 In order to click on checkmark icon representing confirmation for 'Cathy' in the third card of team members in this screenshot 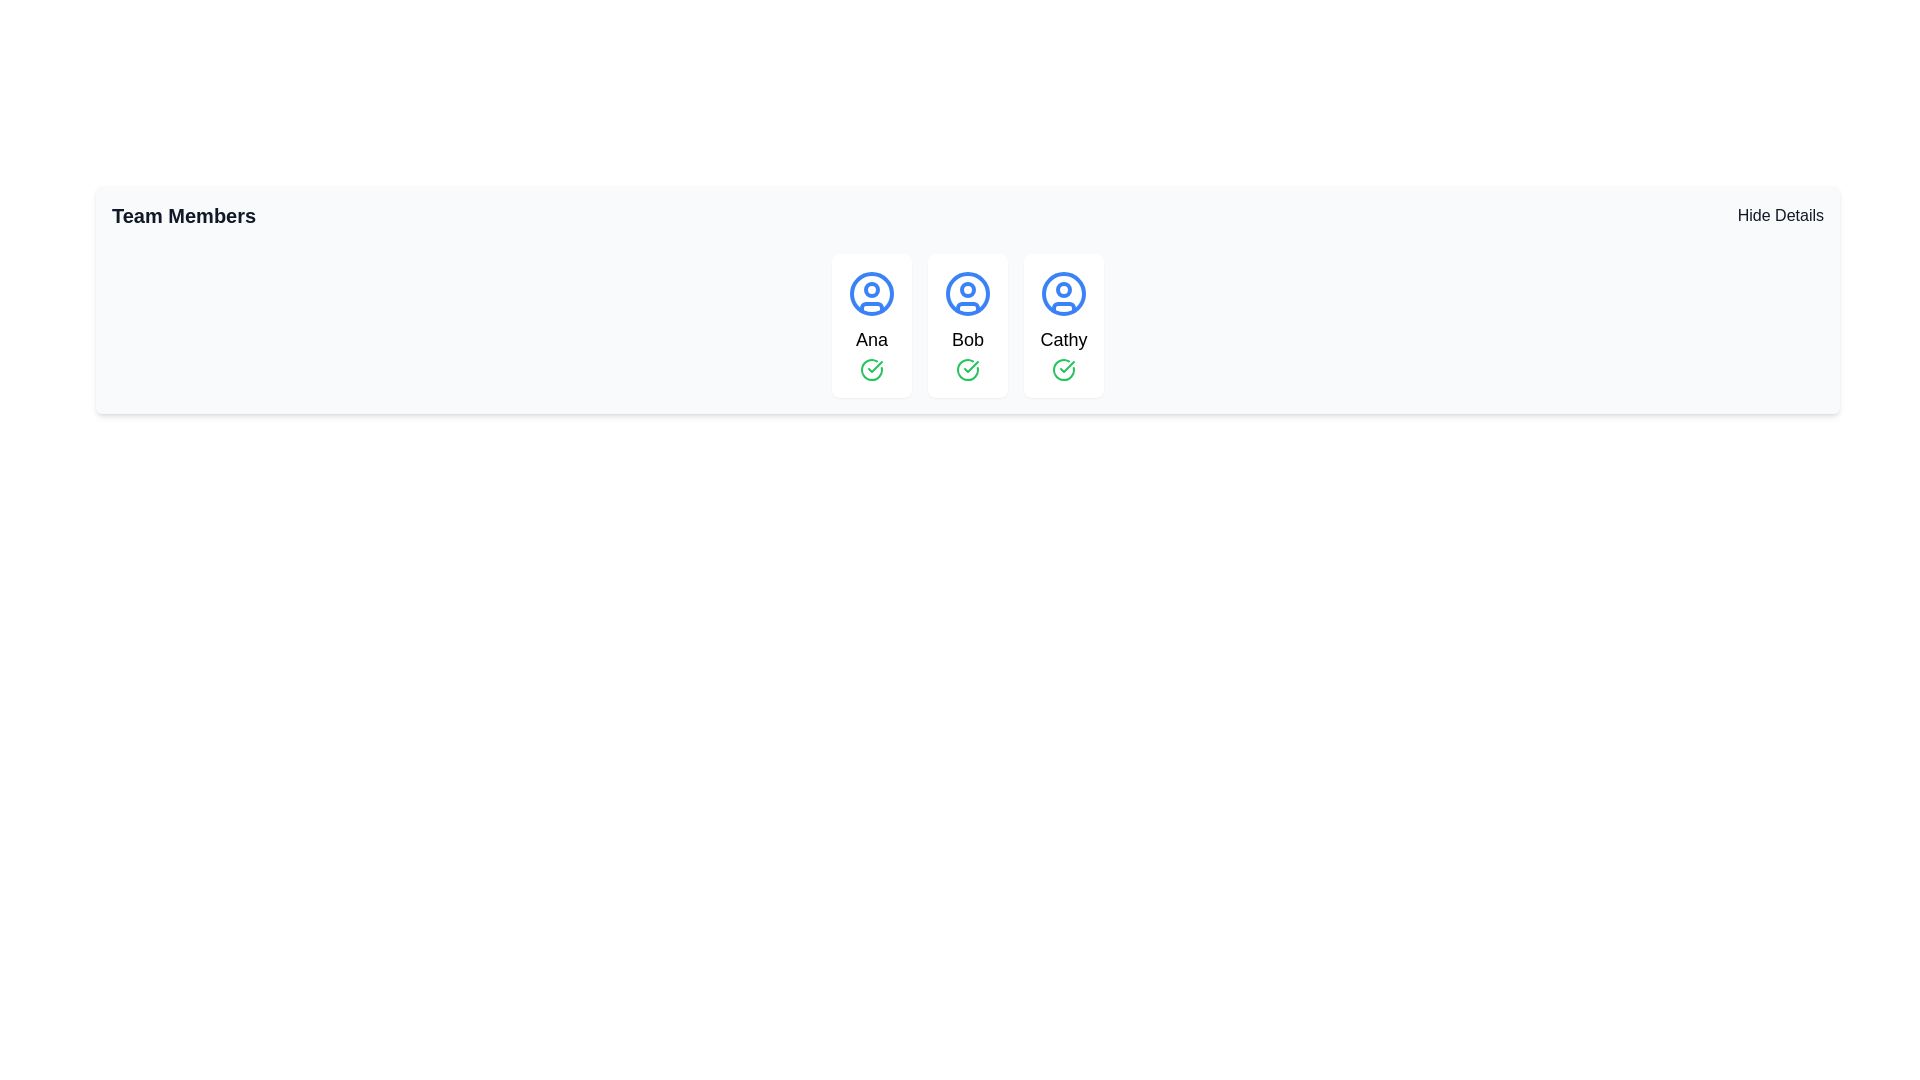, I will do `click(875, 366)`.